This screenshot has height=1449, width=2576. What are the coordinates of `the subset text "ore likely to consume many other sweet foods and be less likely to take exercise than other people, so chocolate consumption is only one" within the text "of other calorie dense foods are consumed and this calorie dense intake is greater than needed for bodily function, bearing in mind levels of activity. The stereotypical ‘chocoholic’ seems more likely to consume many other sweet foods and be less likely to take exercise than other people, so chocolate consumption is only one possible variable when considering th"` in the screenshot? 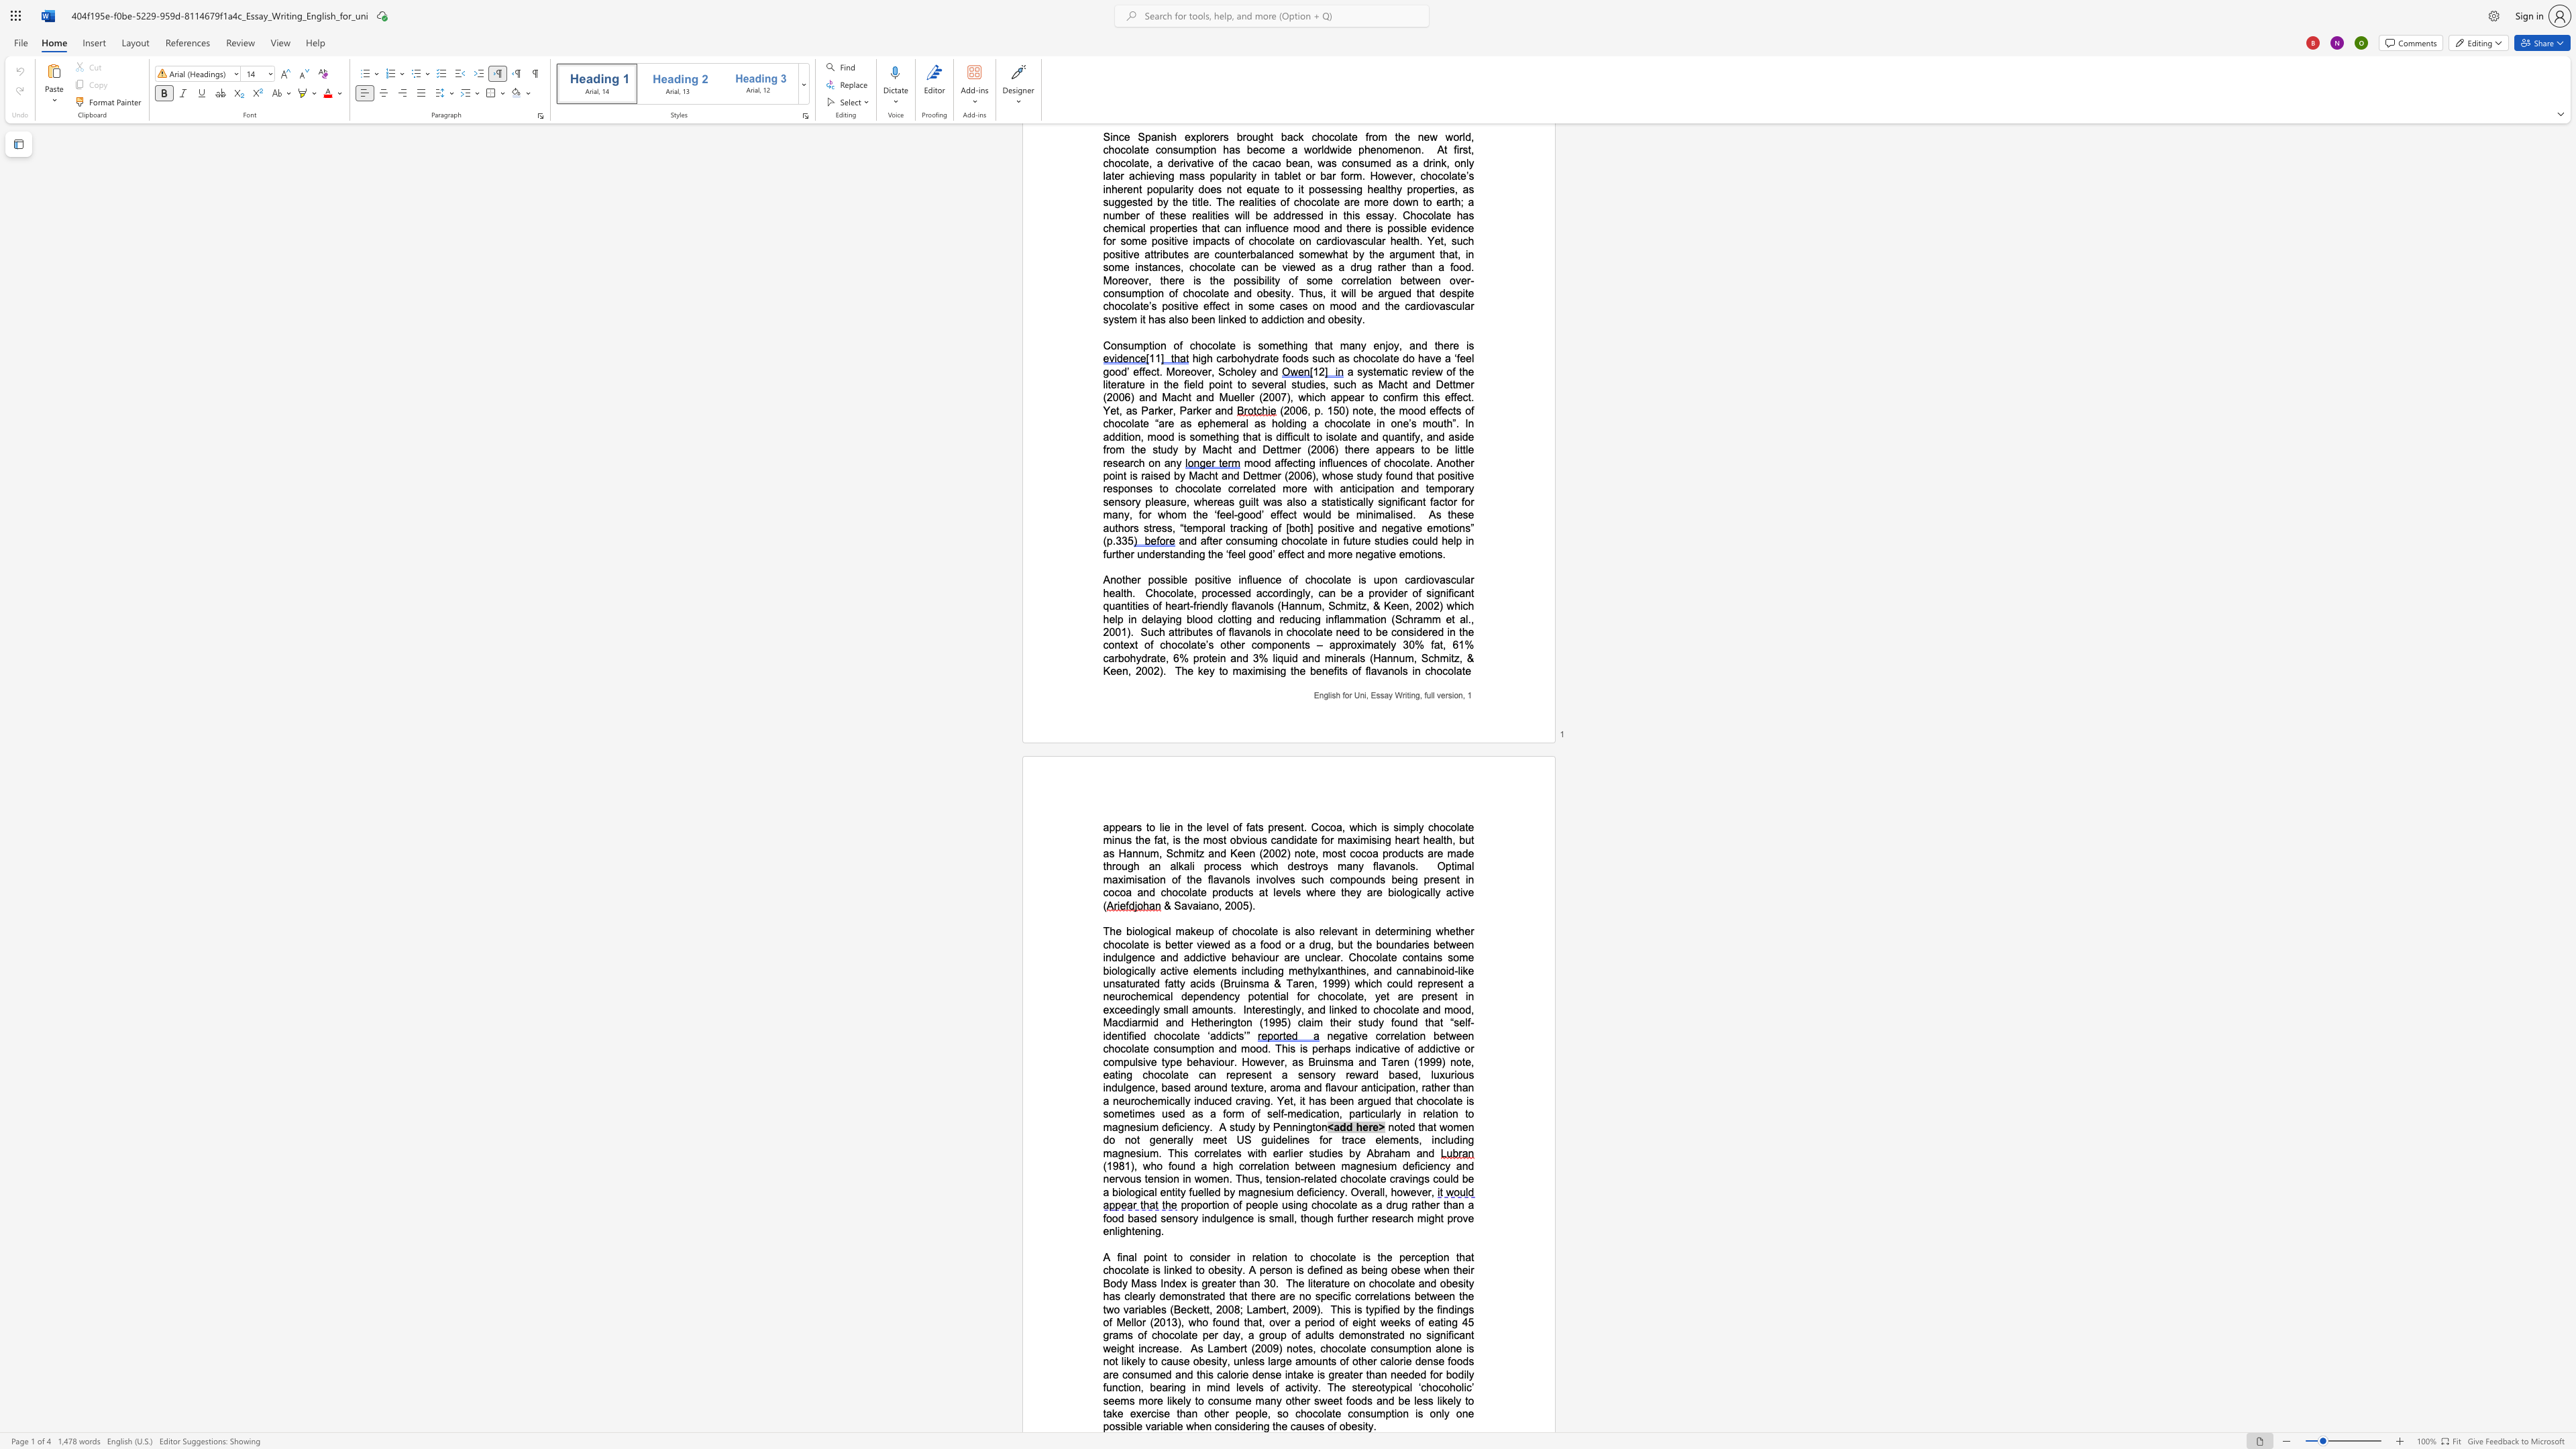 It's located at (1146, 1400).